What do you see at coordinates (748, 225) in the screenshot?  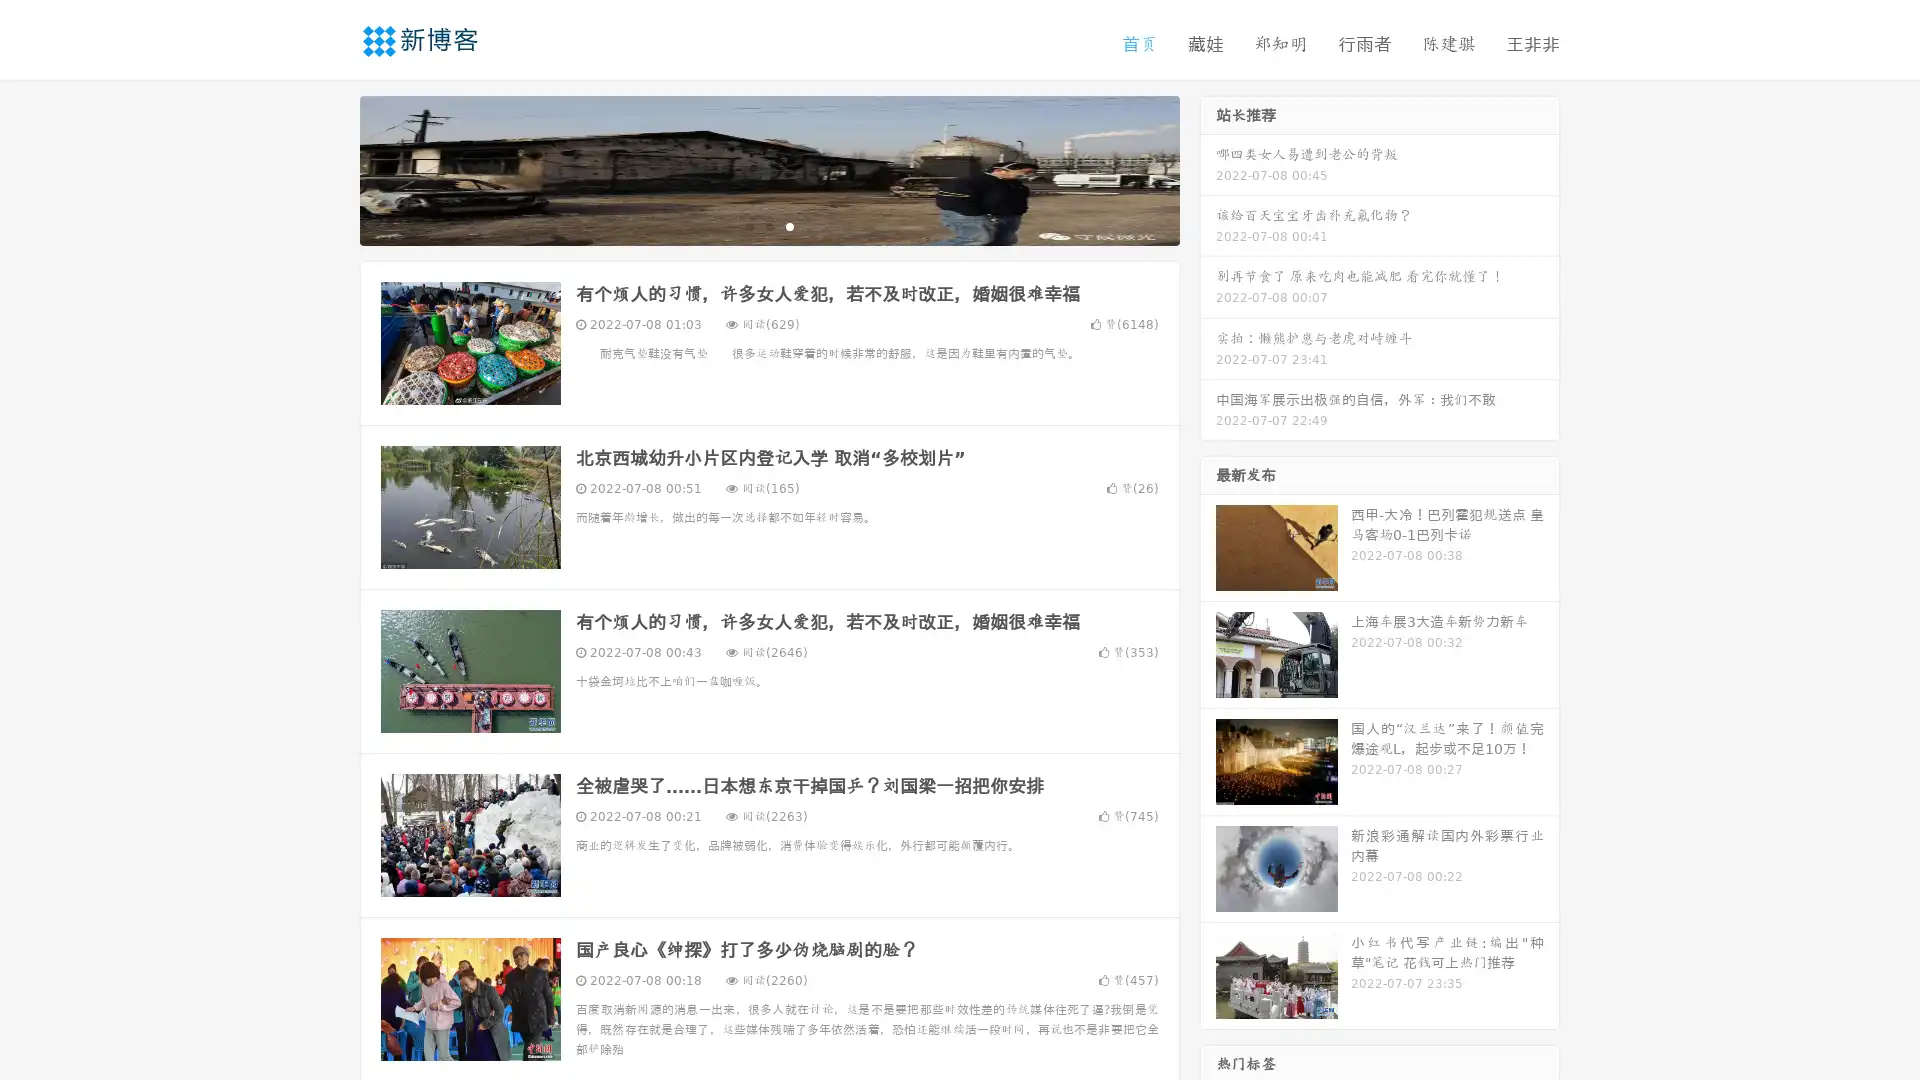 I see `Go to slide 1` at bounding box center [748, 225].